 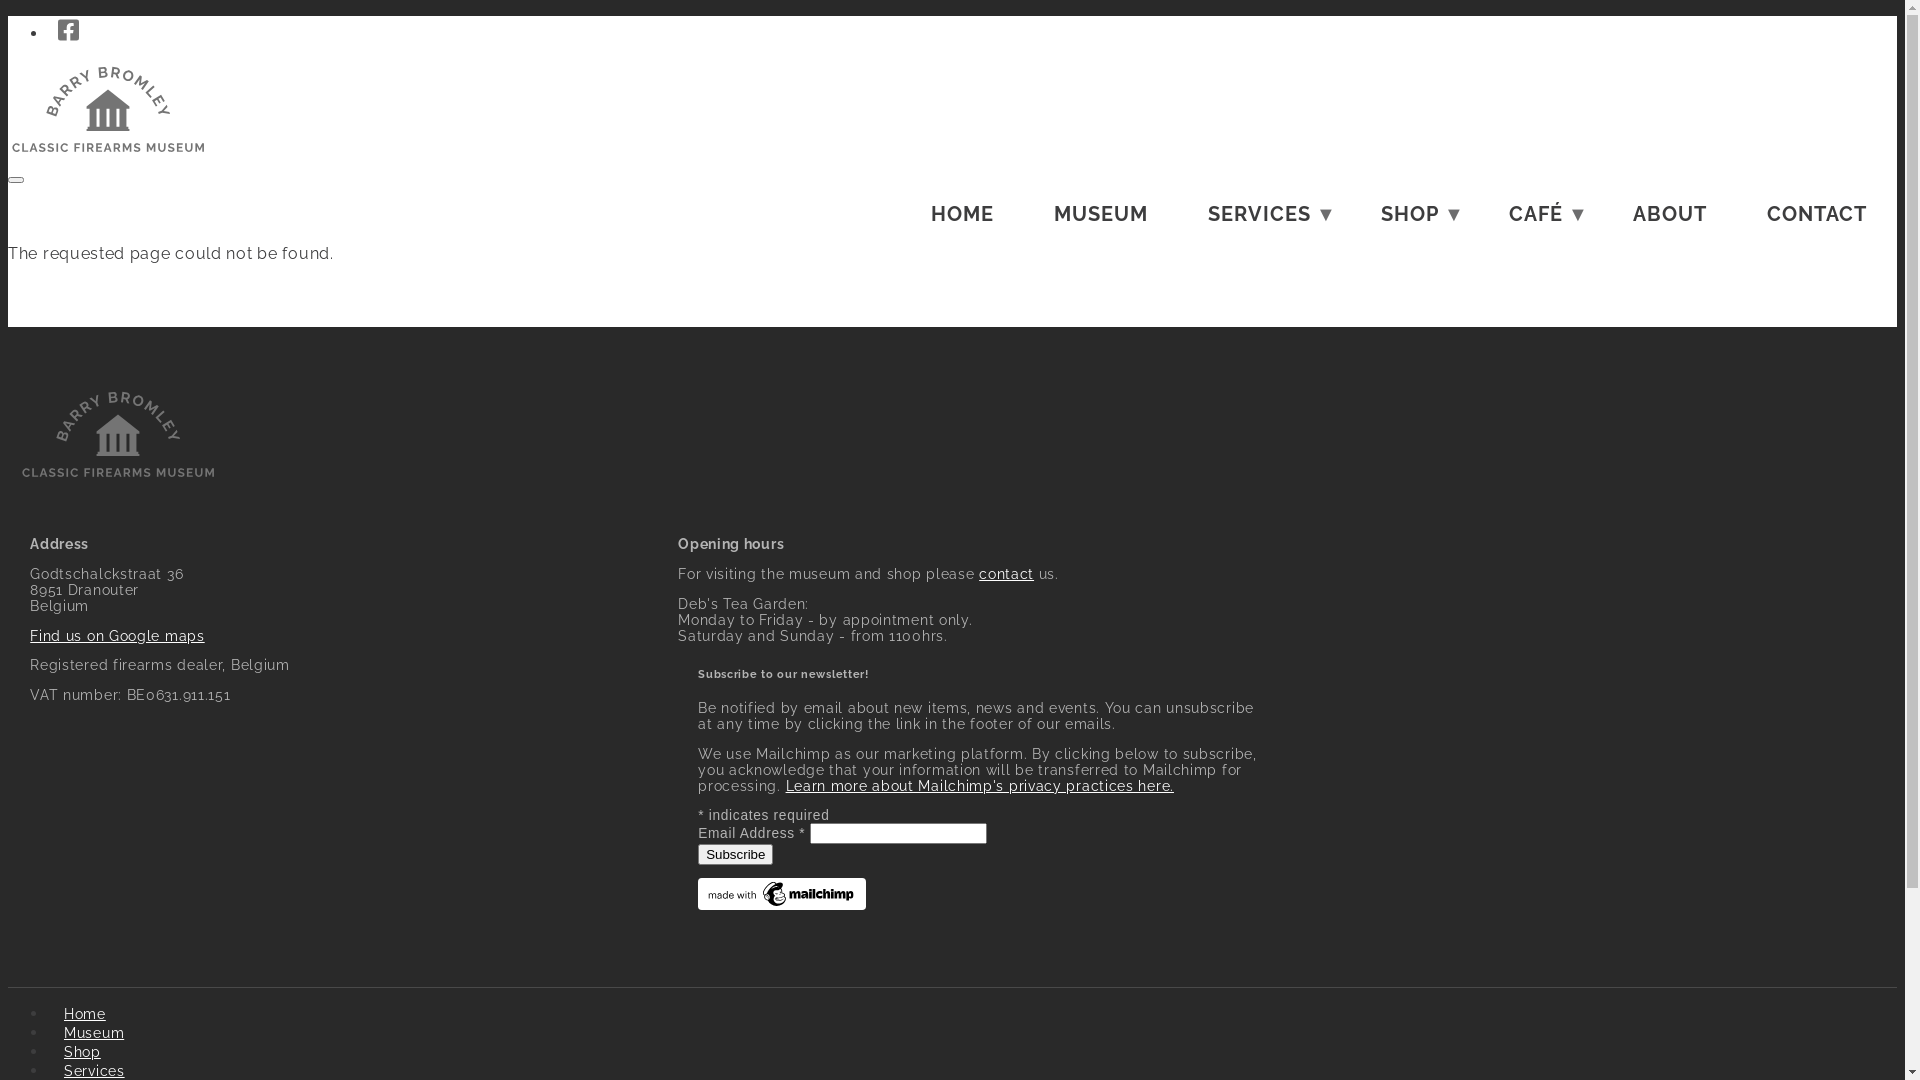 What do you see at coordinates (962, 213) in the screenshot?
I see `'HOME'` at bounding box center [962, 213].